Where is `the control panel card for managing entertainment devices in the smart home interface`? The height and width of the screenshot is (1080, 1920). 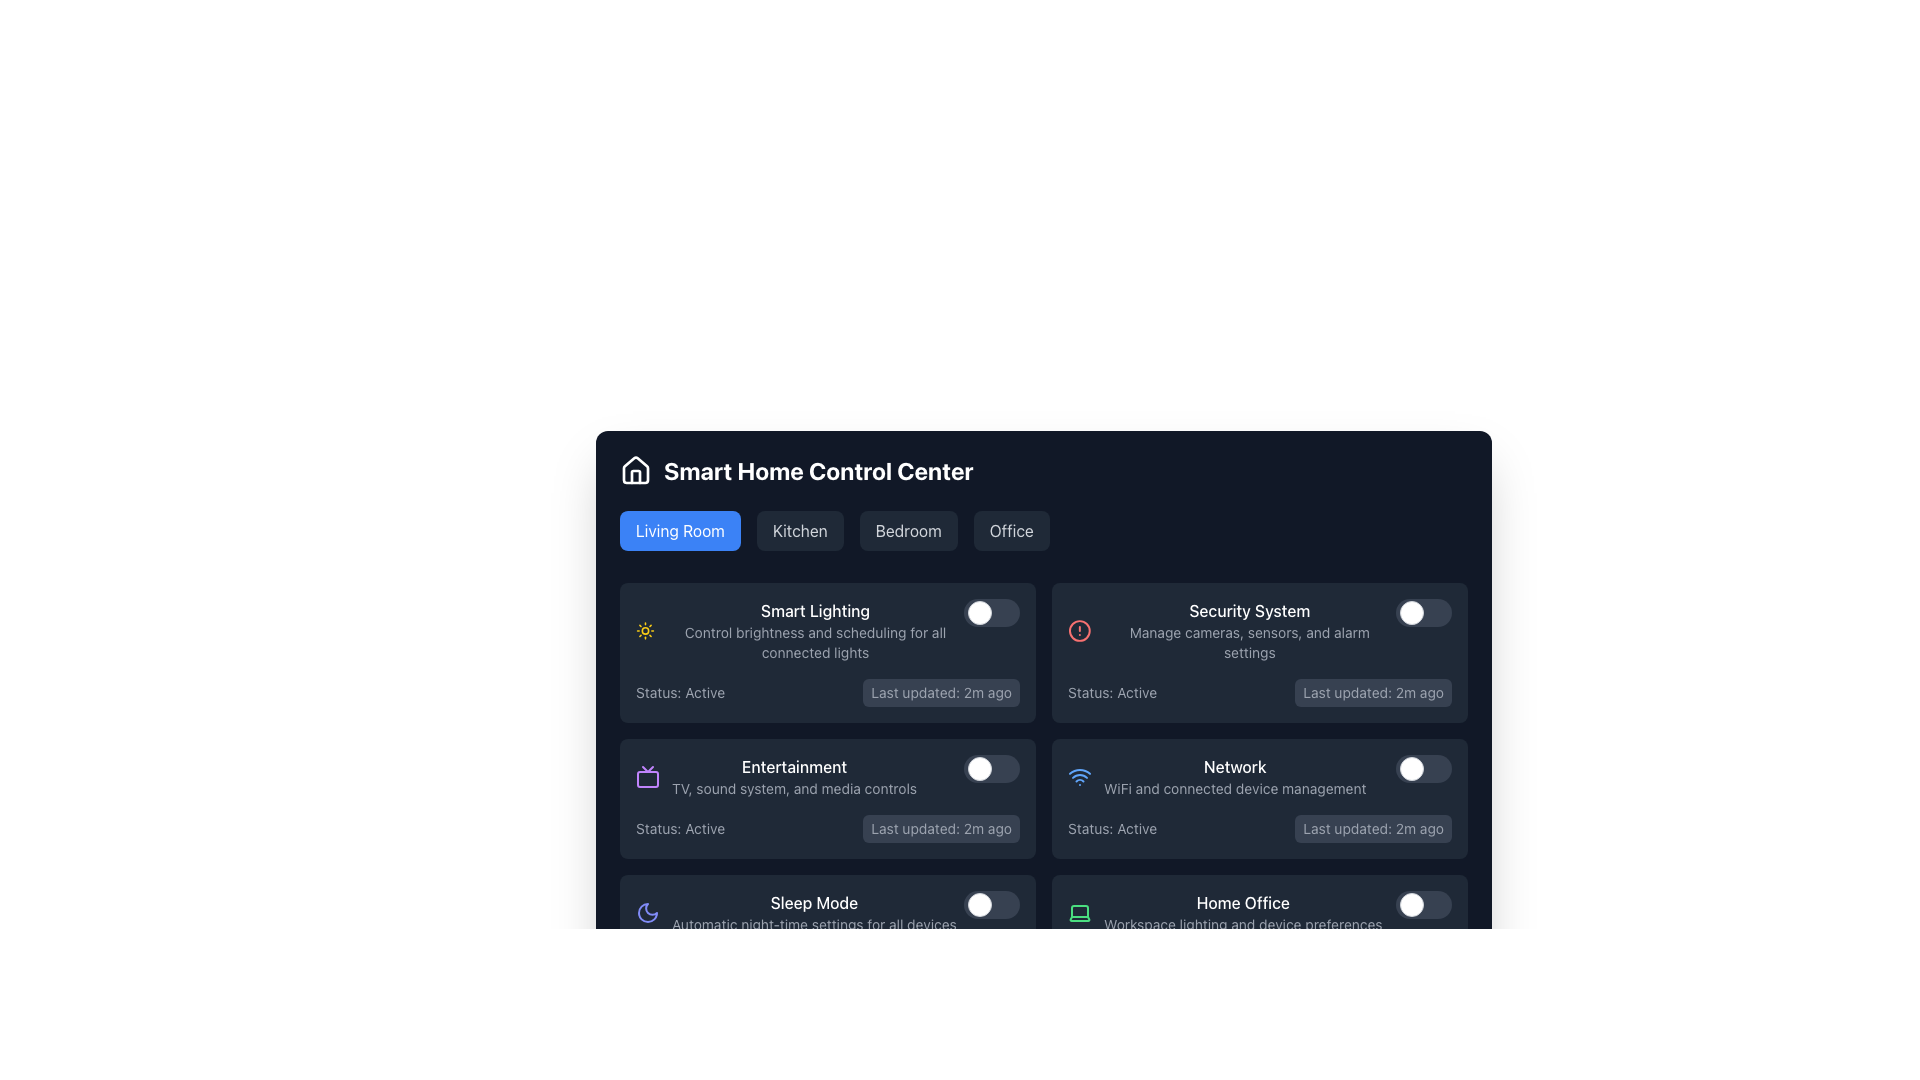 the control panel card for managing entertainment devices in the smart home interface is located at coordinates (828, 797).